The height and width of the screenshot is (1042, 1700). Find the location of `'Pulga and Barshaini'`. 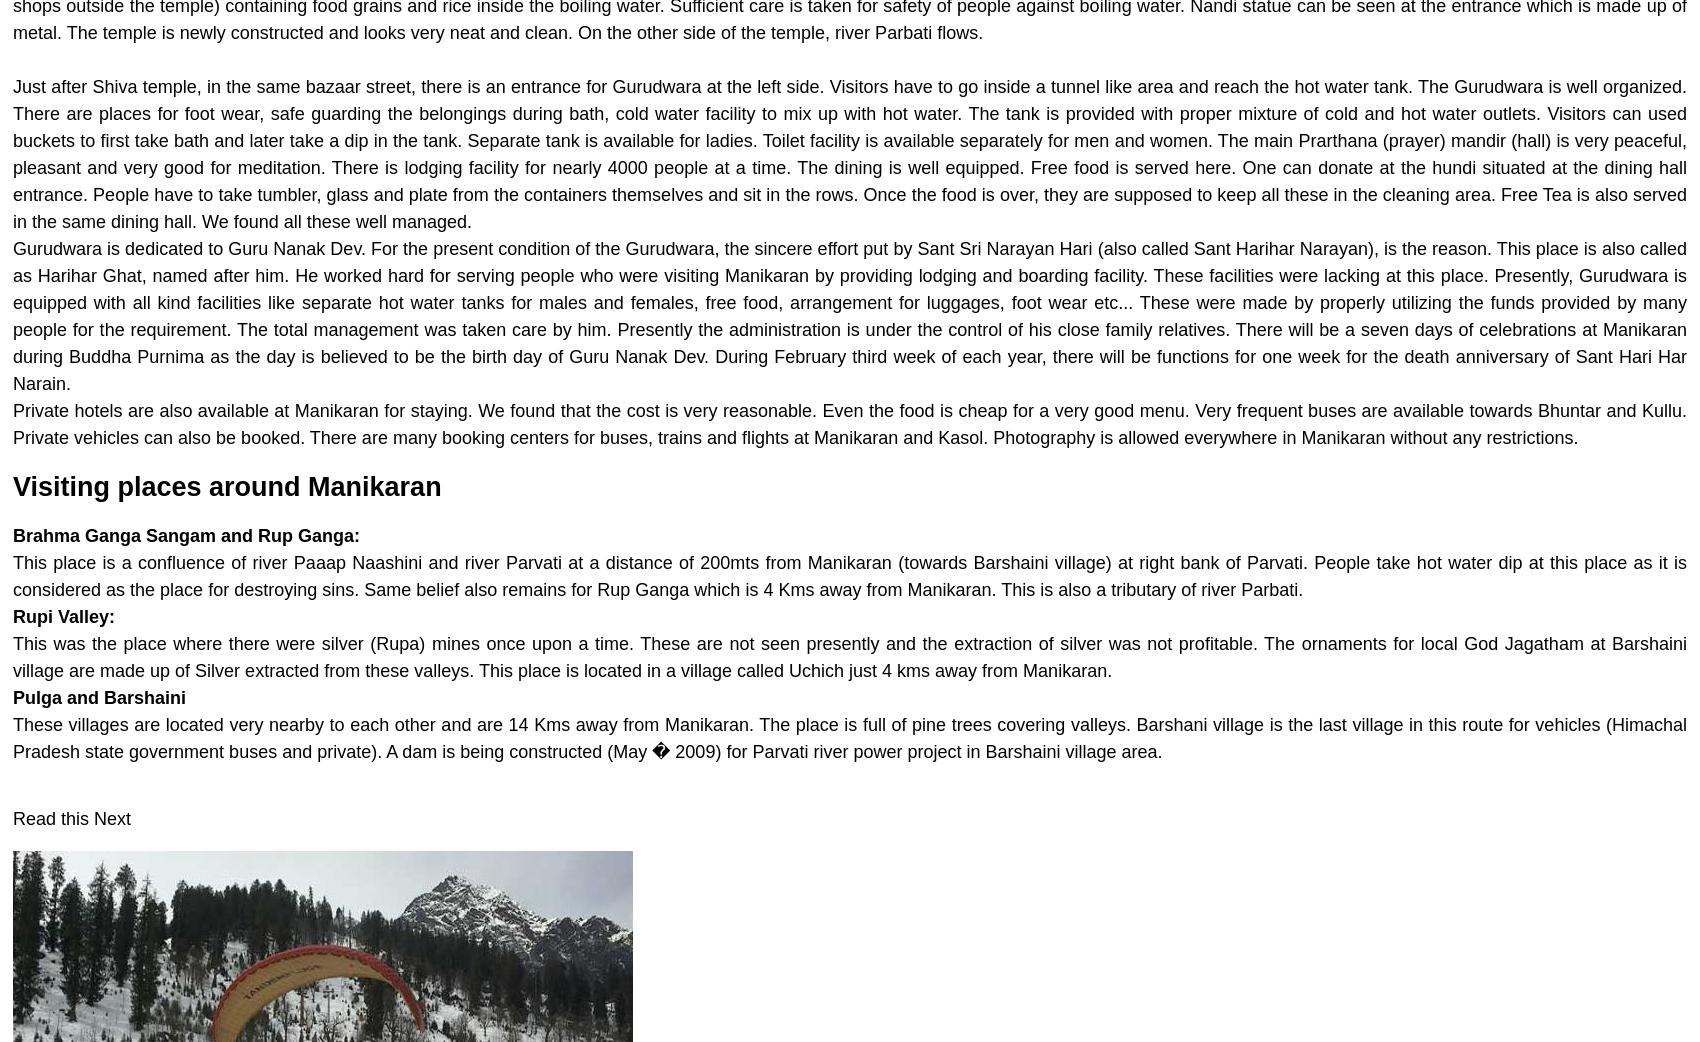

'Pulga and Barshaini' is located at coordinates (99, 697).